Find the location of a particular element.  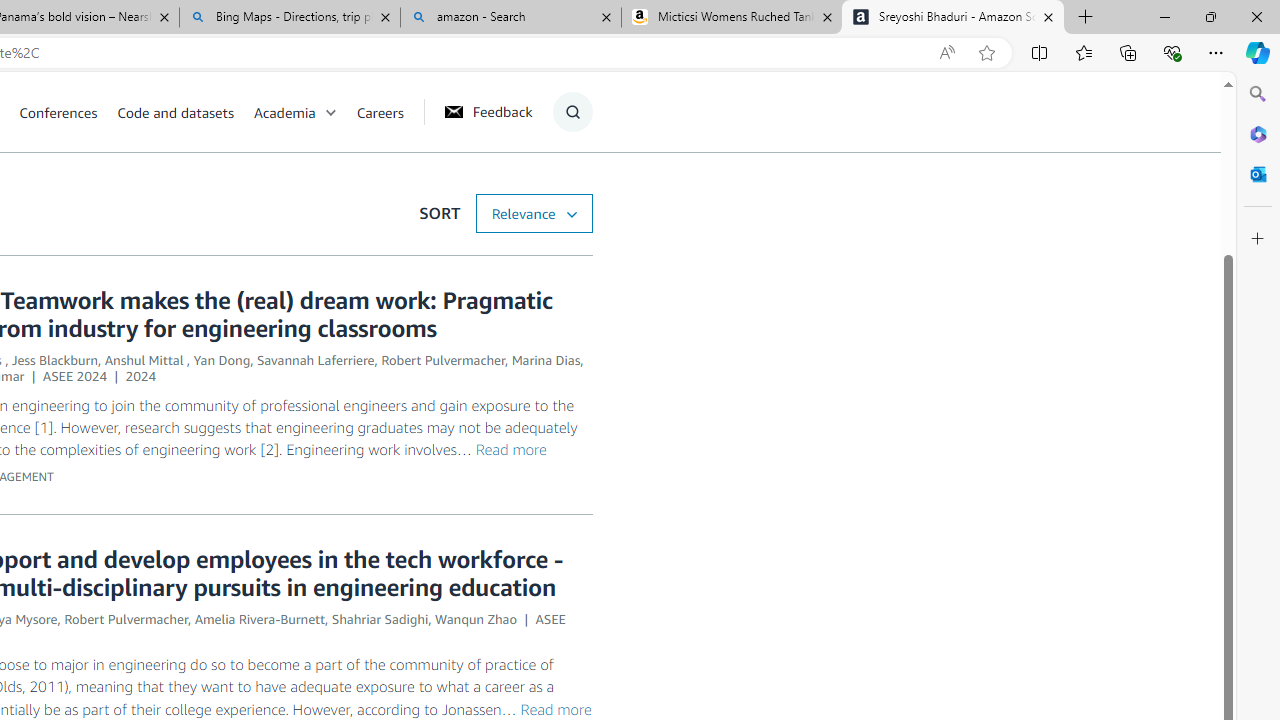

'Academia' is located at coordinates (283, 111).